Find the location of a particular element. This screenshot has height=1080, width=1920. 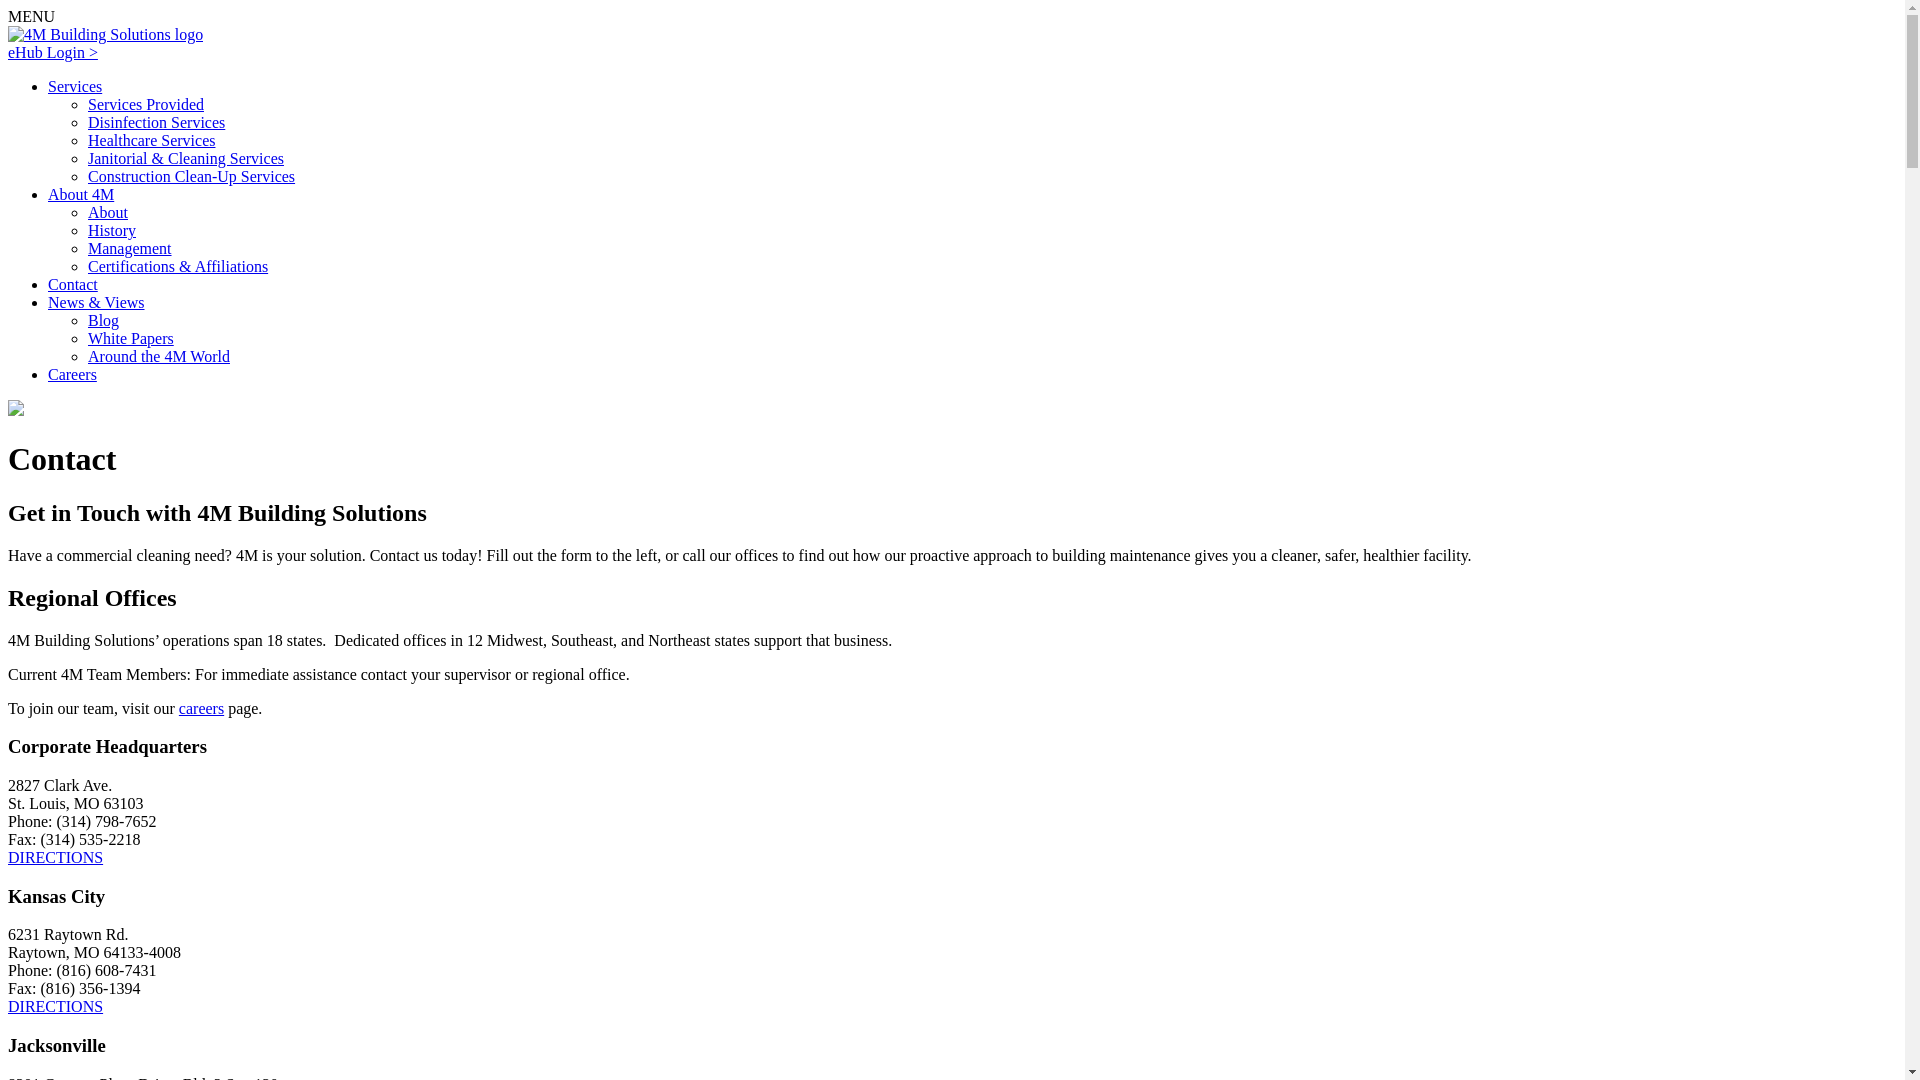

'Healthcare Services' is located at coordinates (150, 139).